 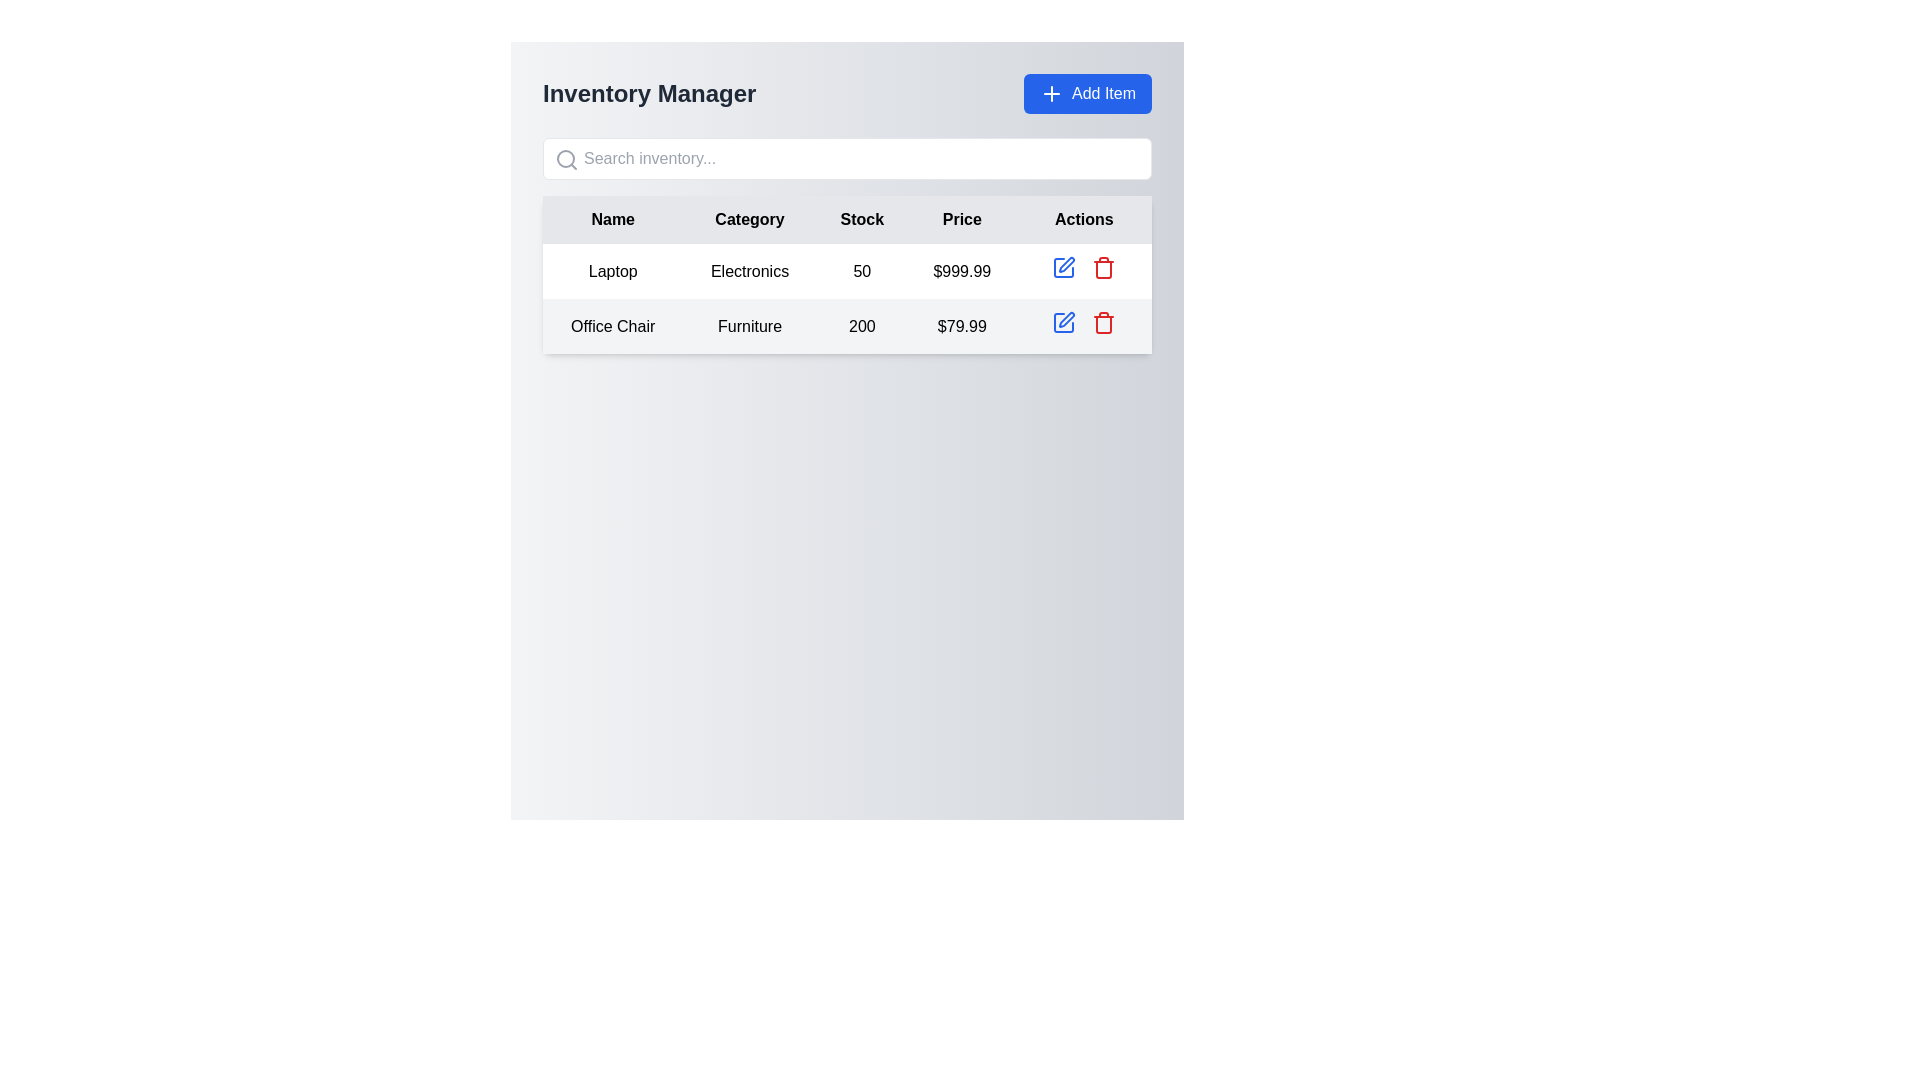 What do you see at coordinates (962, 271) in the screenshot?
I see `the static text displaying the price information for the inventory item 'Laptop', located in the fourth column of the first row in the table under the 'Price' header` at bounding box center [962, 271].